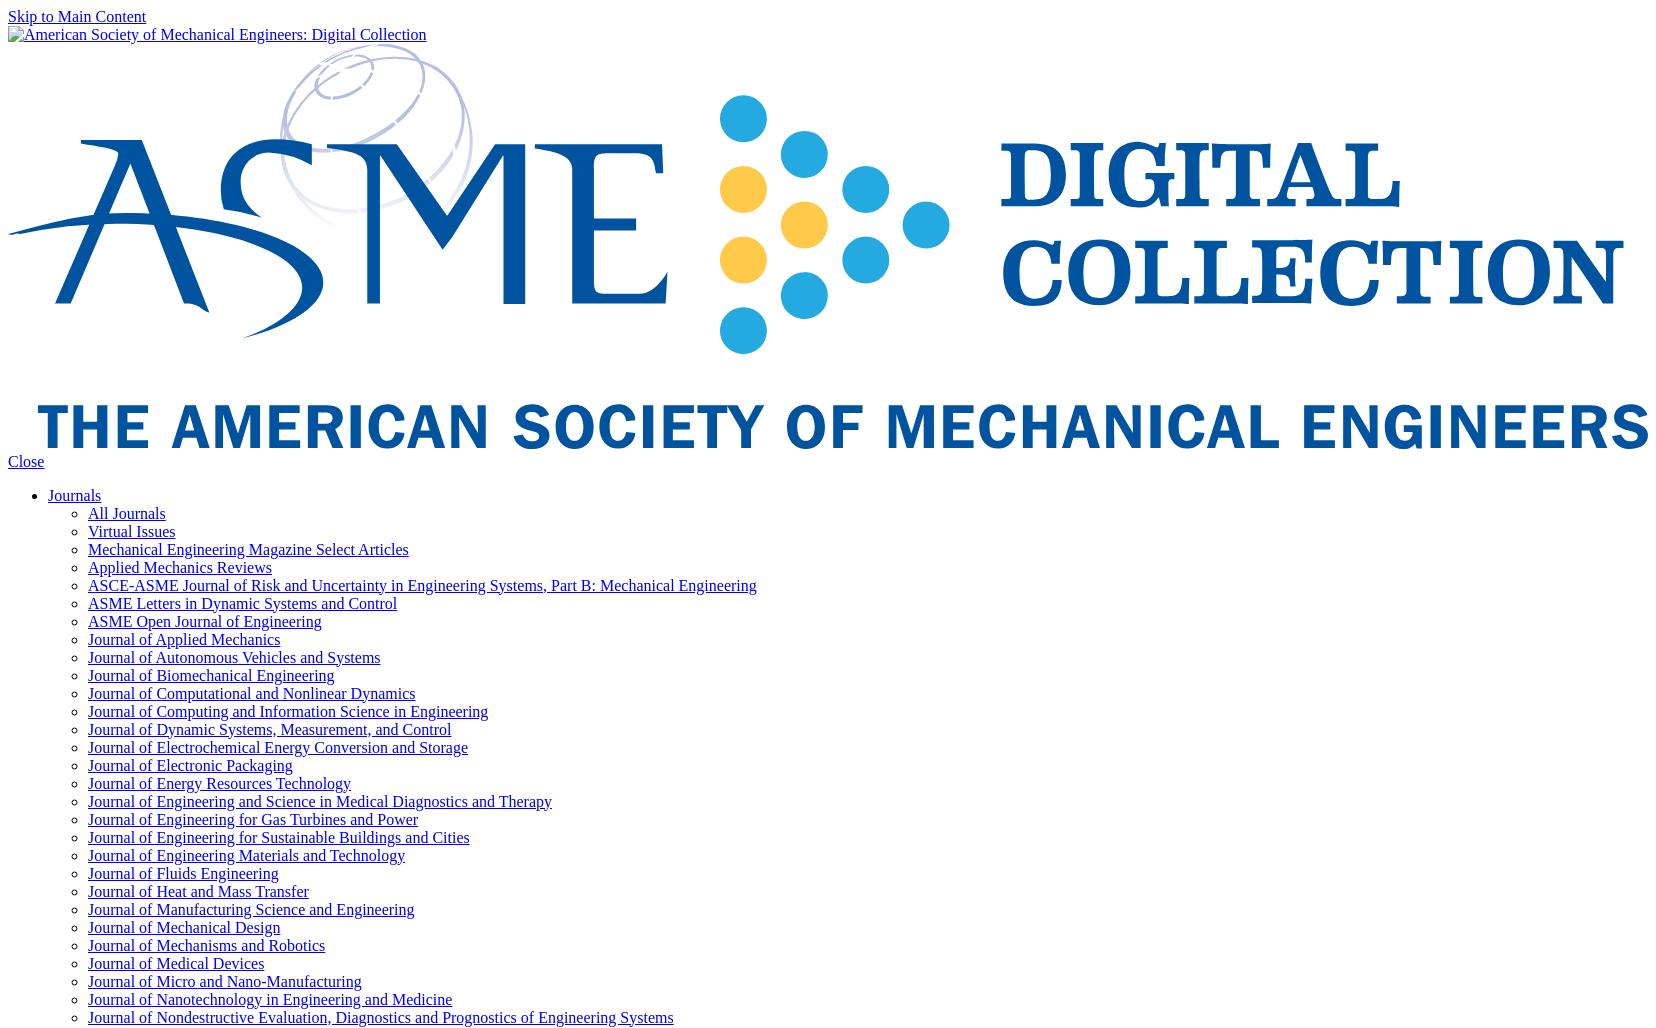 The height and width of the screenshot is (1028, 1656). I want to click on 'Journal of Electronic Packaging', so click(188, 763).